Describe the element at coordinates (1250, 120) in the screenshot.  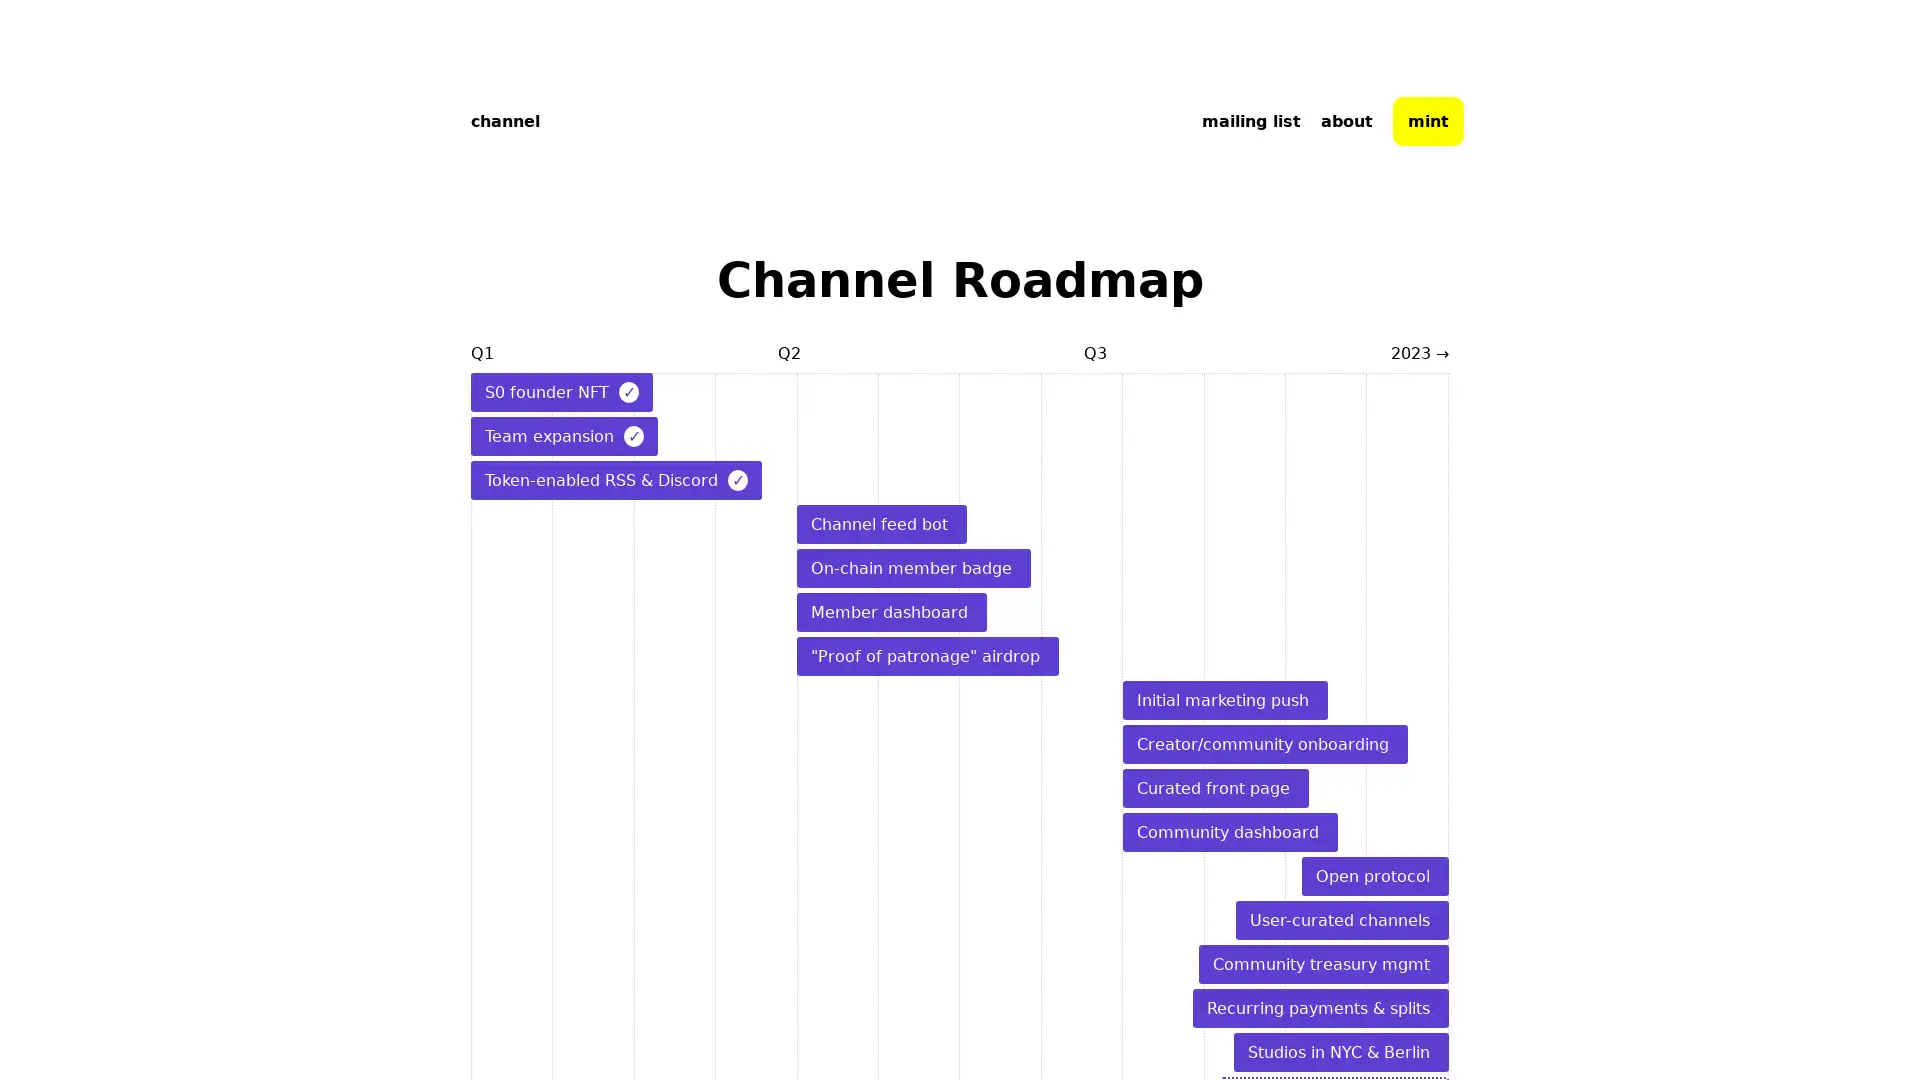
I see `mailing list` at that location.